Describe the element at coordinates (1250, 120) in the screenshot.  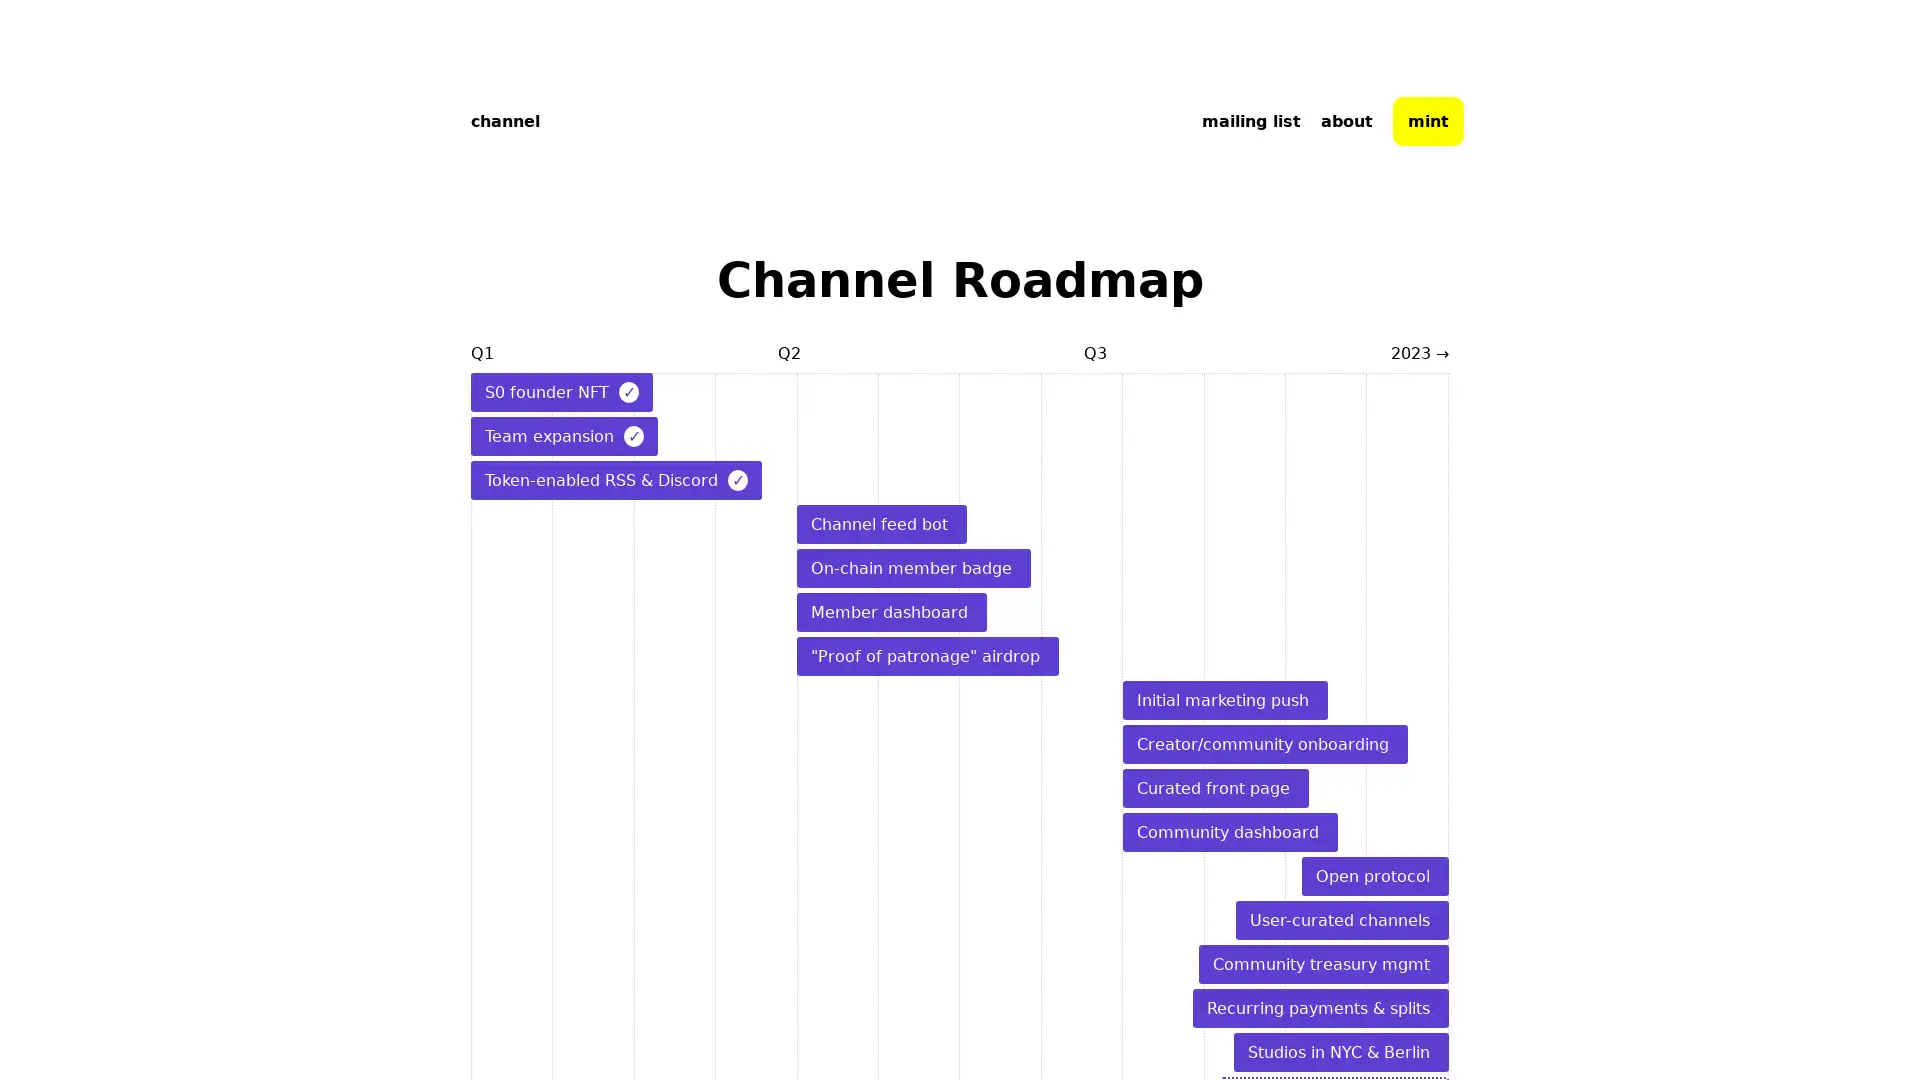
I see `mailing list` at that location.